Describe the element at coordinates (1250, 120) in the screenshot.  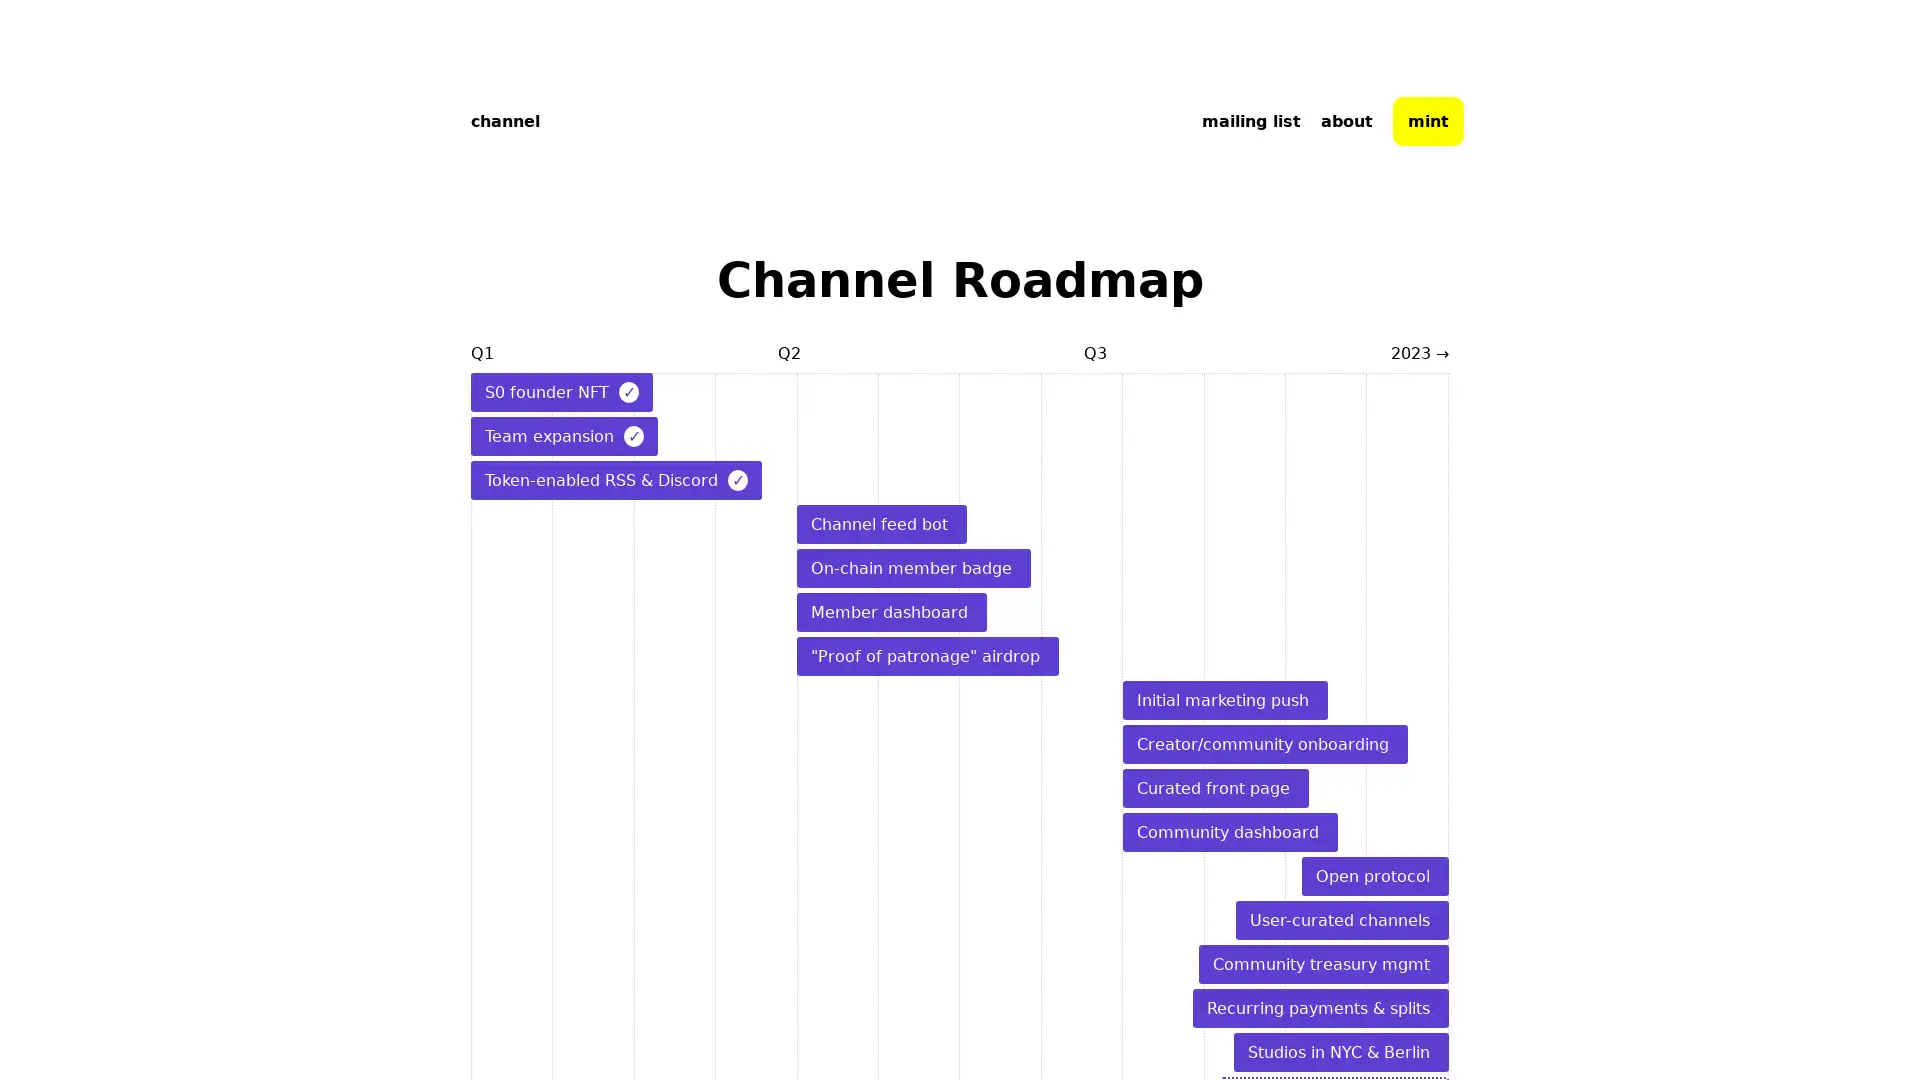
I see `mailing list` at that location.